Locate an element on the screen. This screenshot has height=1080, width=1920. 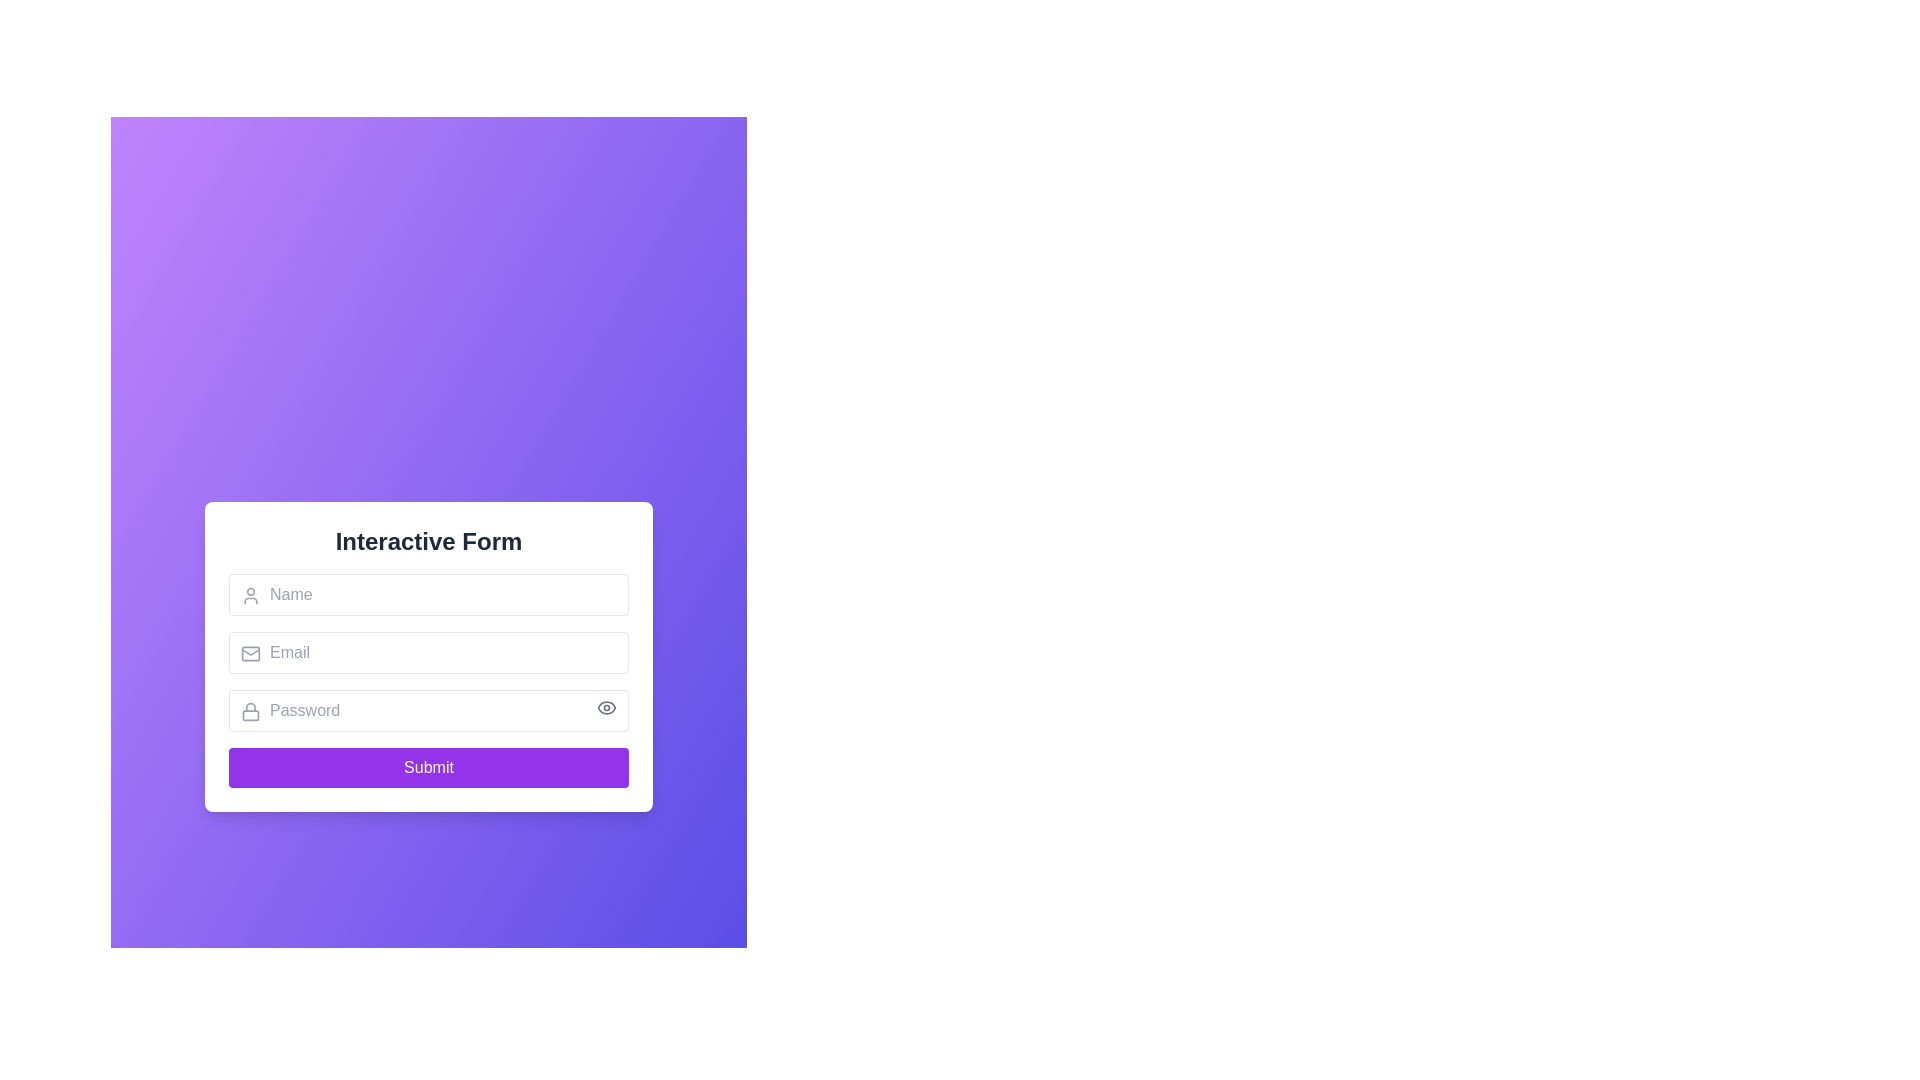
the button located in the top-right corner of the password input field is located at coordinates (605, 707).